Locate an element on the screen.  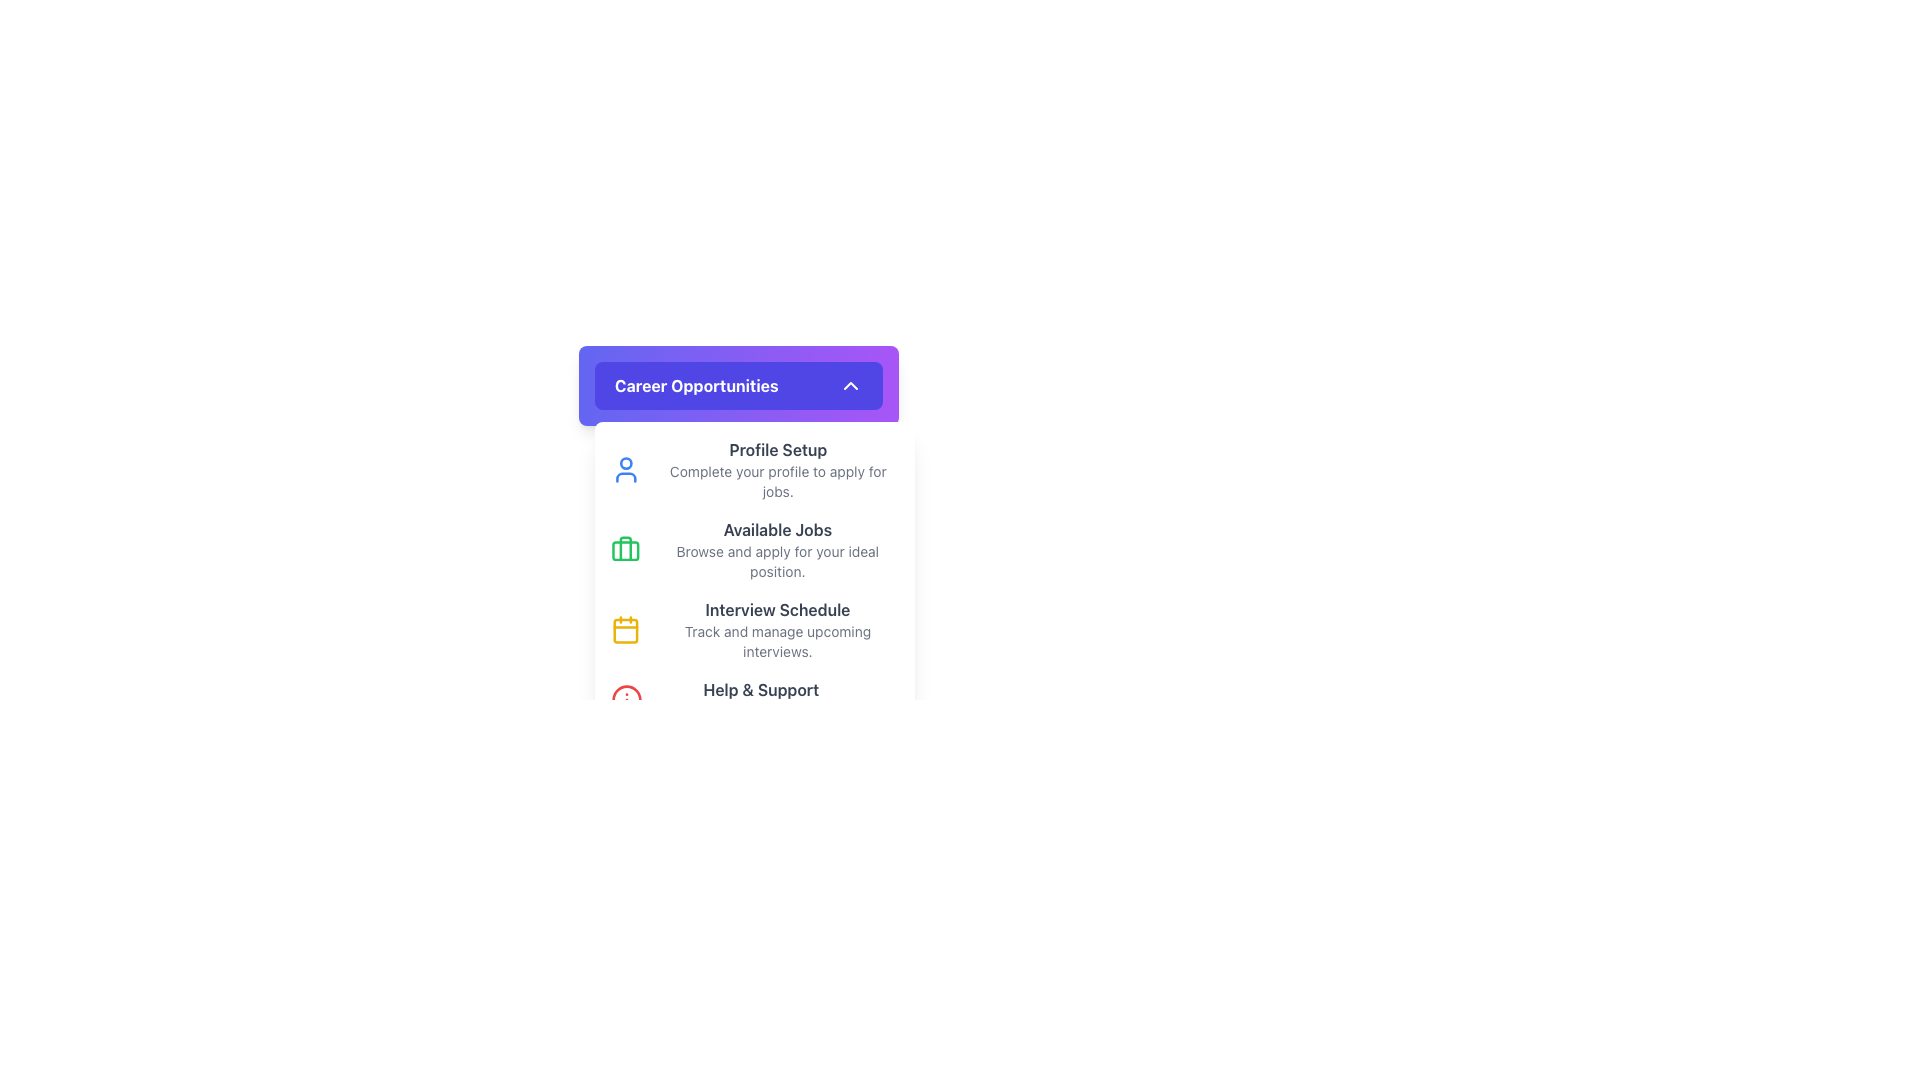
the 'Interview Schedule' navigation item, which consists of a yellow calendar icon and descriptive text is located at coordinates (753, 628).